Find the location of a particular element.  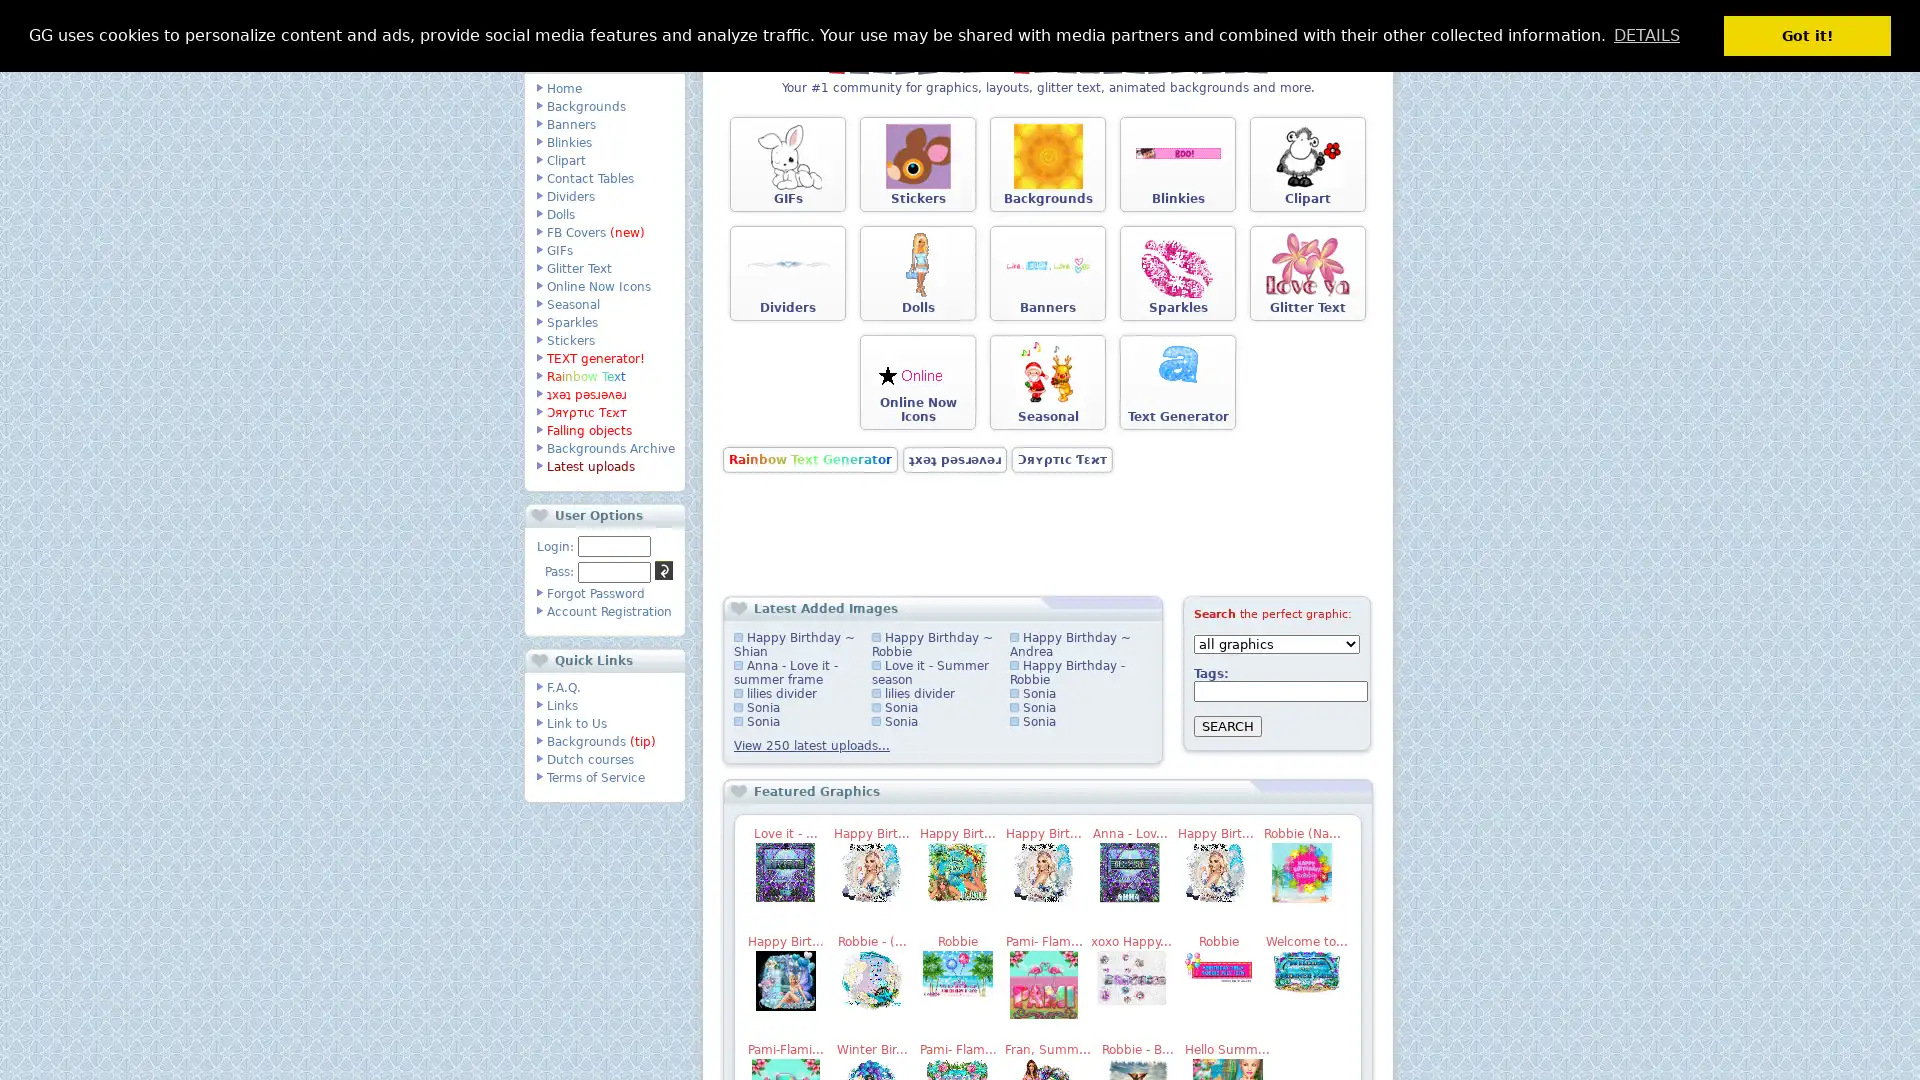

dismiss cookie message is located at coordinates (1807, 35).